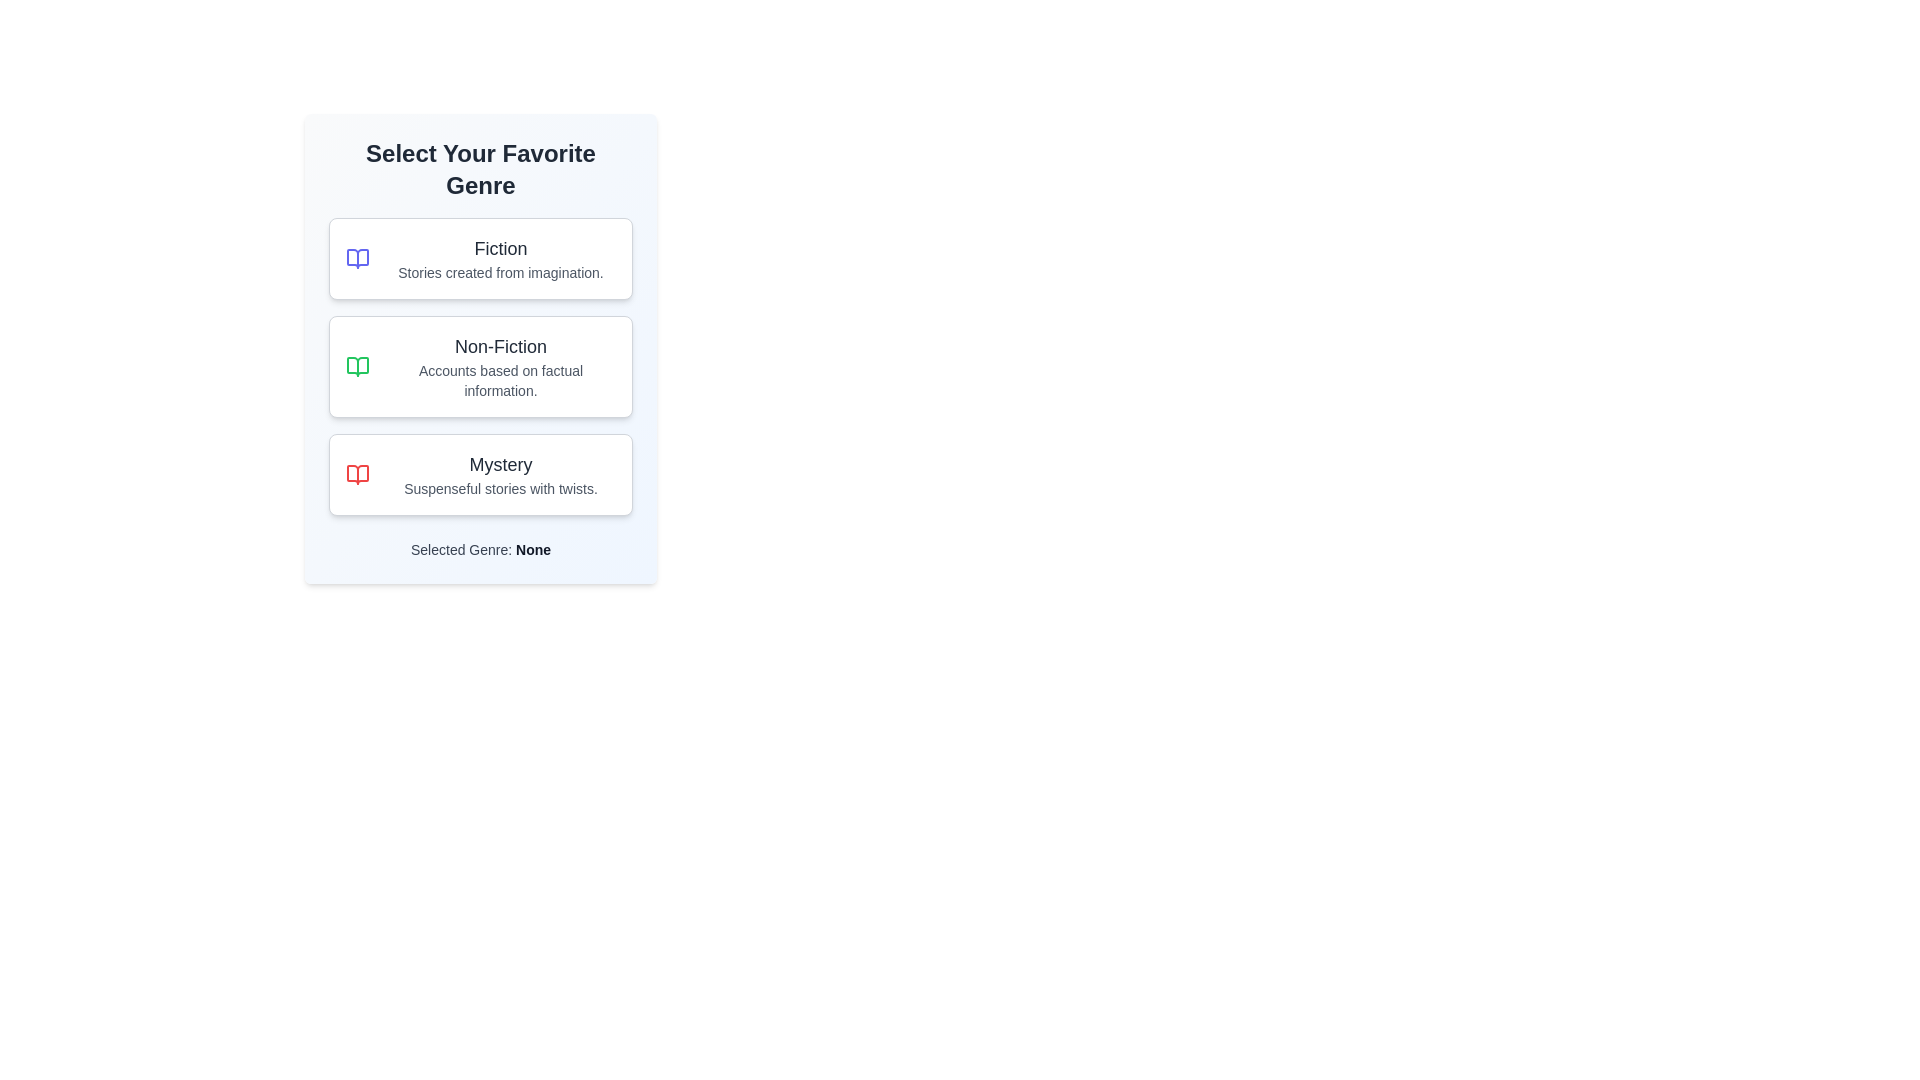 This screenshot has width=1920, height=1080. What do you see at coordinates (480, 168) in the screenshot?
I see `the Header text element, which serves as a title or instruction above the genre options section` at bounding box center [480, 168].